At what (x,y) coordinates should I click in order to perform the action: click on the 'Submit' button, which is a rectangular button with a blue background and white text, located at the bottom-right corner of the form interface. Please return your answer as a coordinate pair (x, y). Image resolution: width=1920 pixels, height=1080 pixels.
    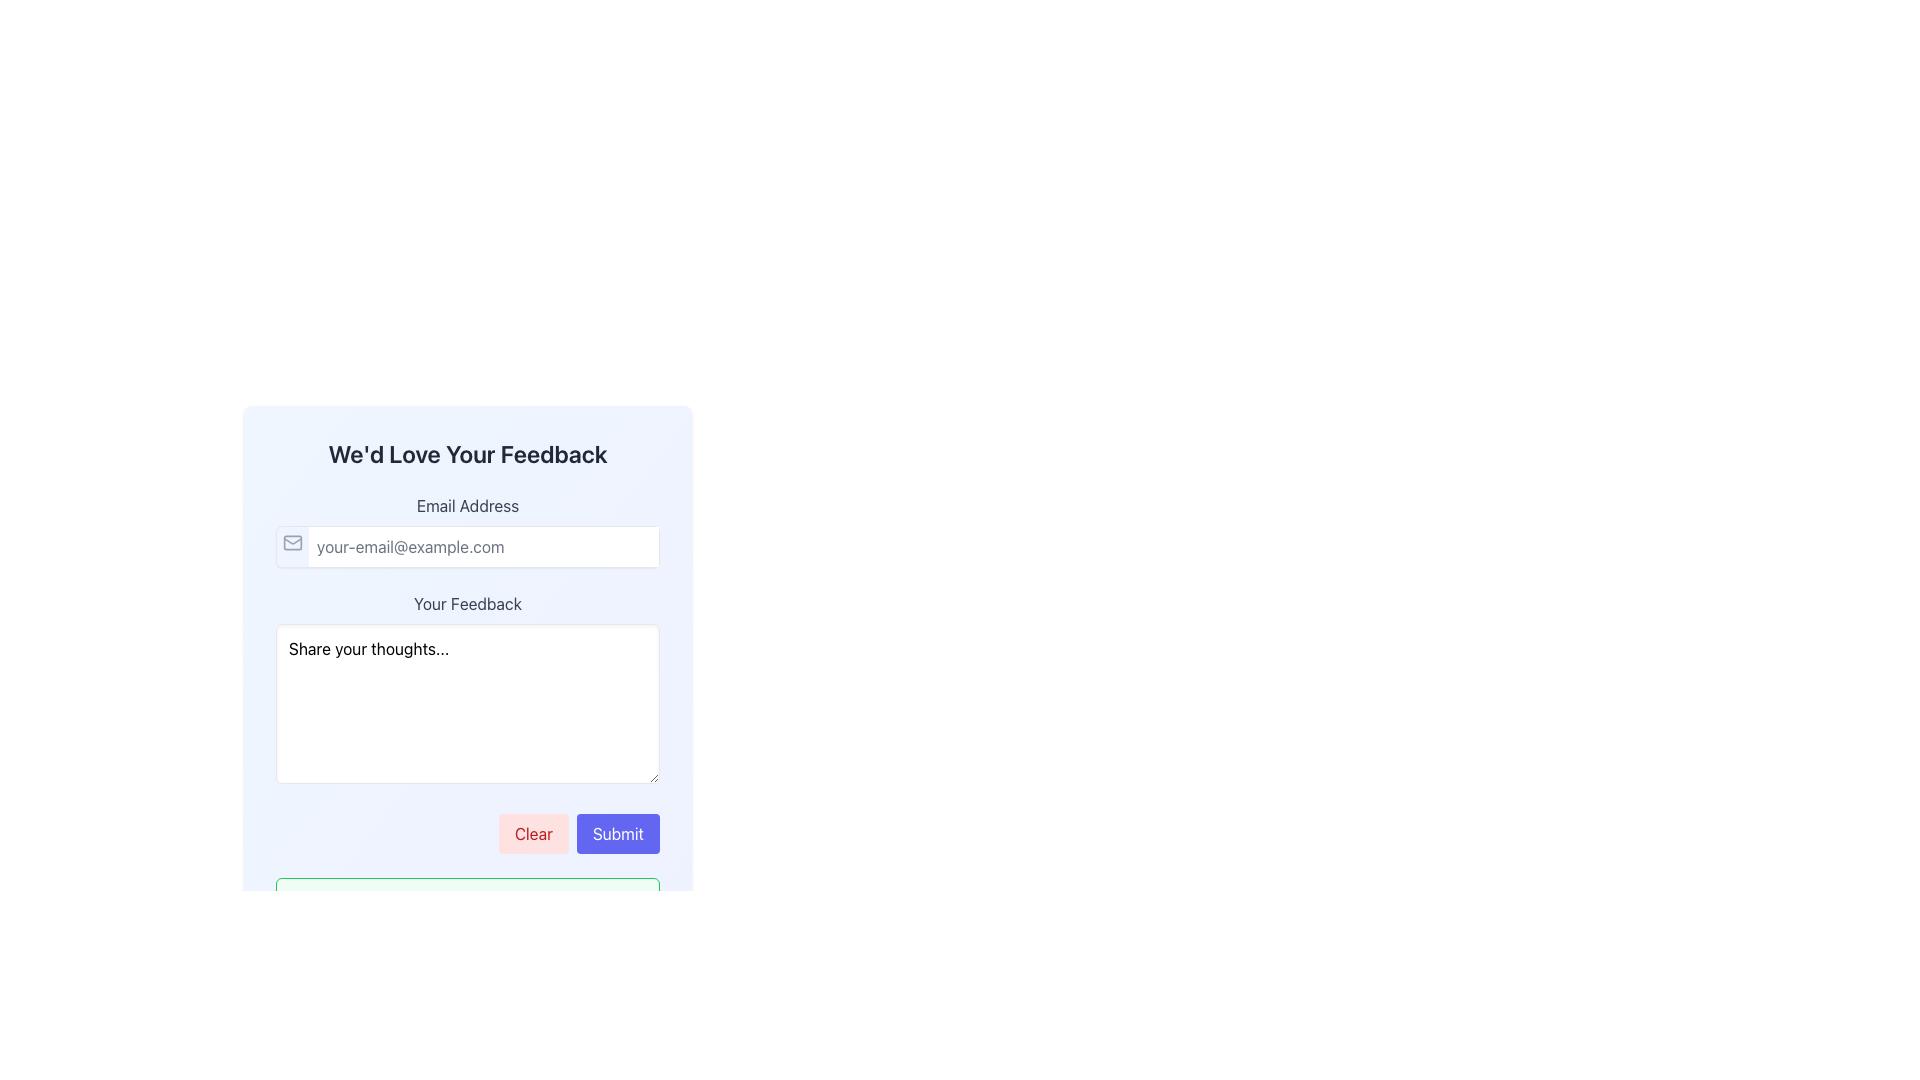
    Looking at the image, I should click on (617, 833).